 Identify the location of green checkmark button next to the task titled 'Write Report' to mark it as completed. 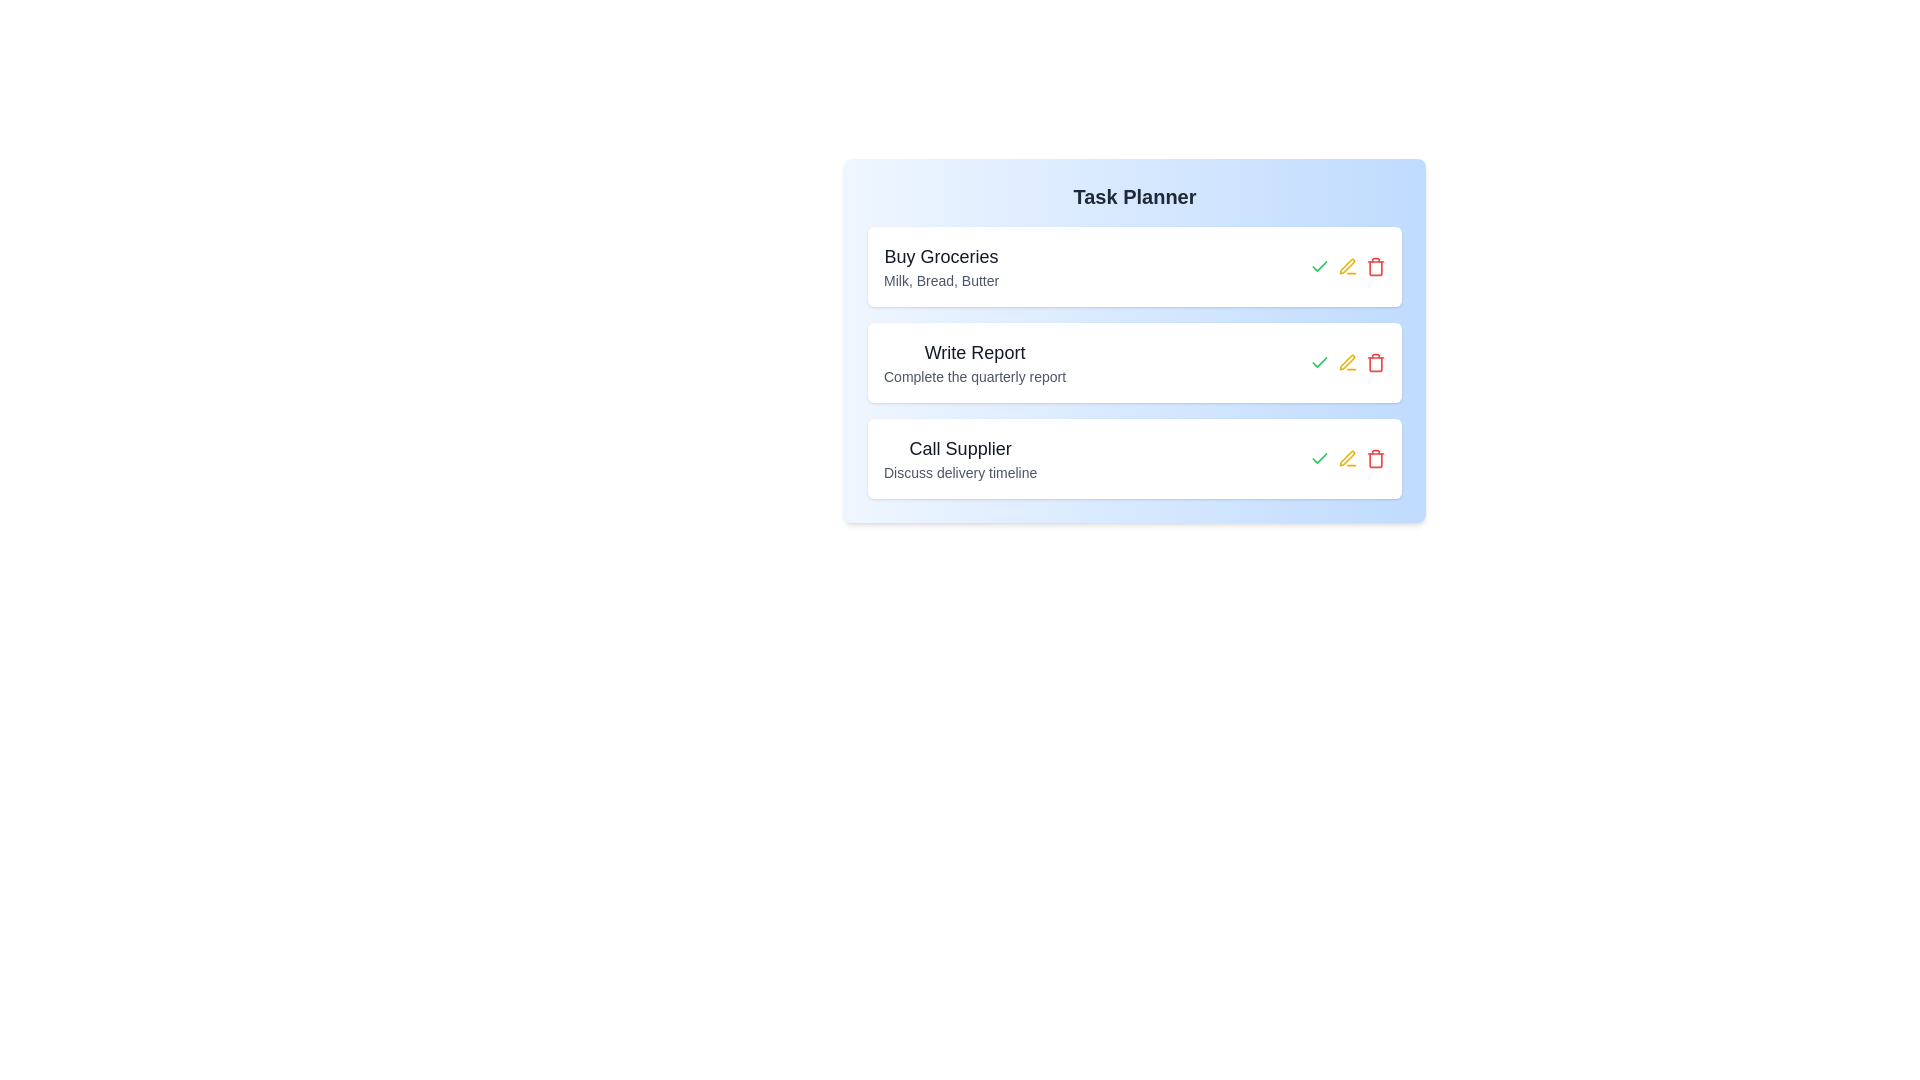
(1320, 362).